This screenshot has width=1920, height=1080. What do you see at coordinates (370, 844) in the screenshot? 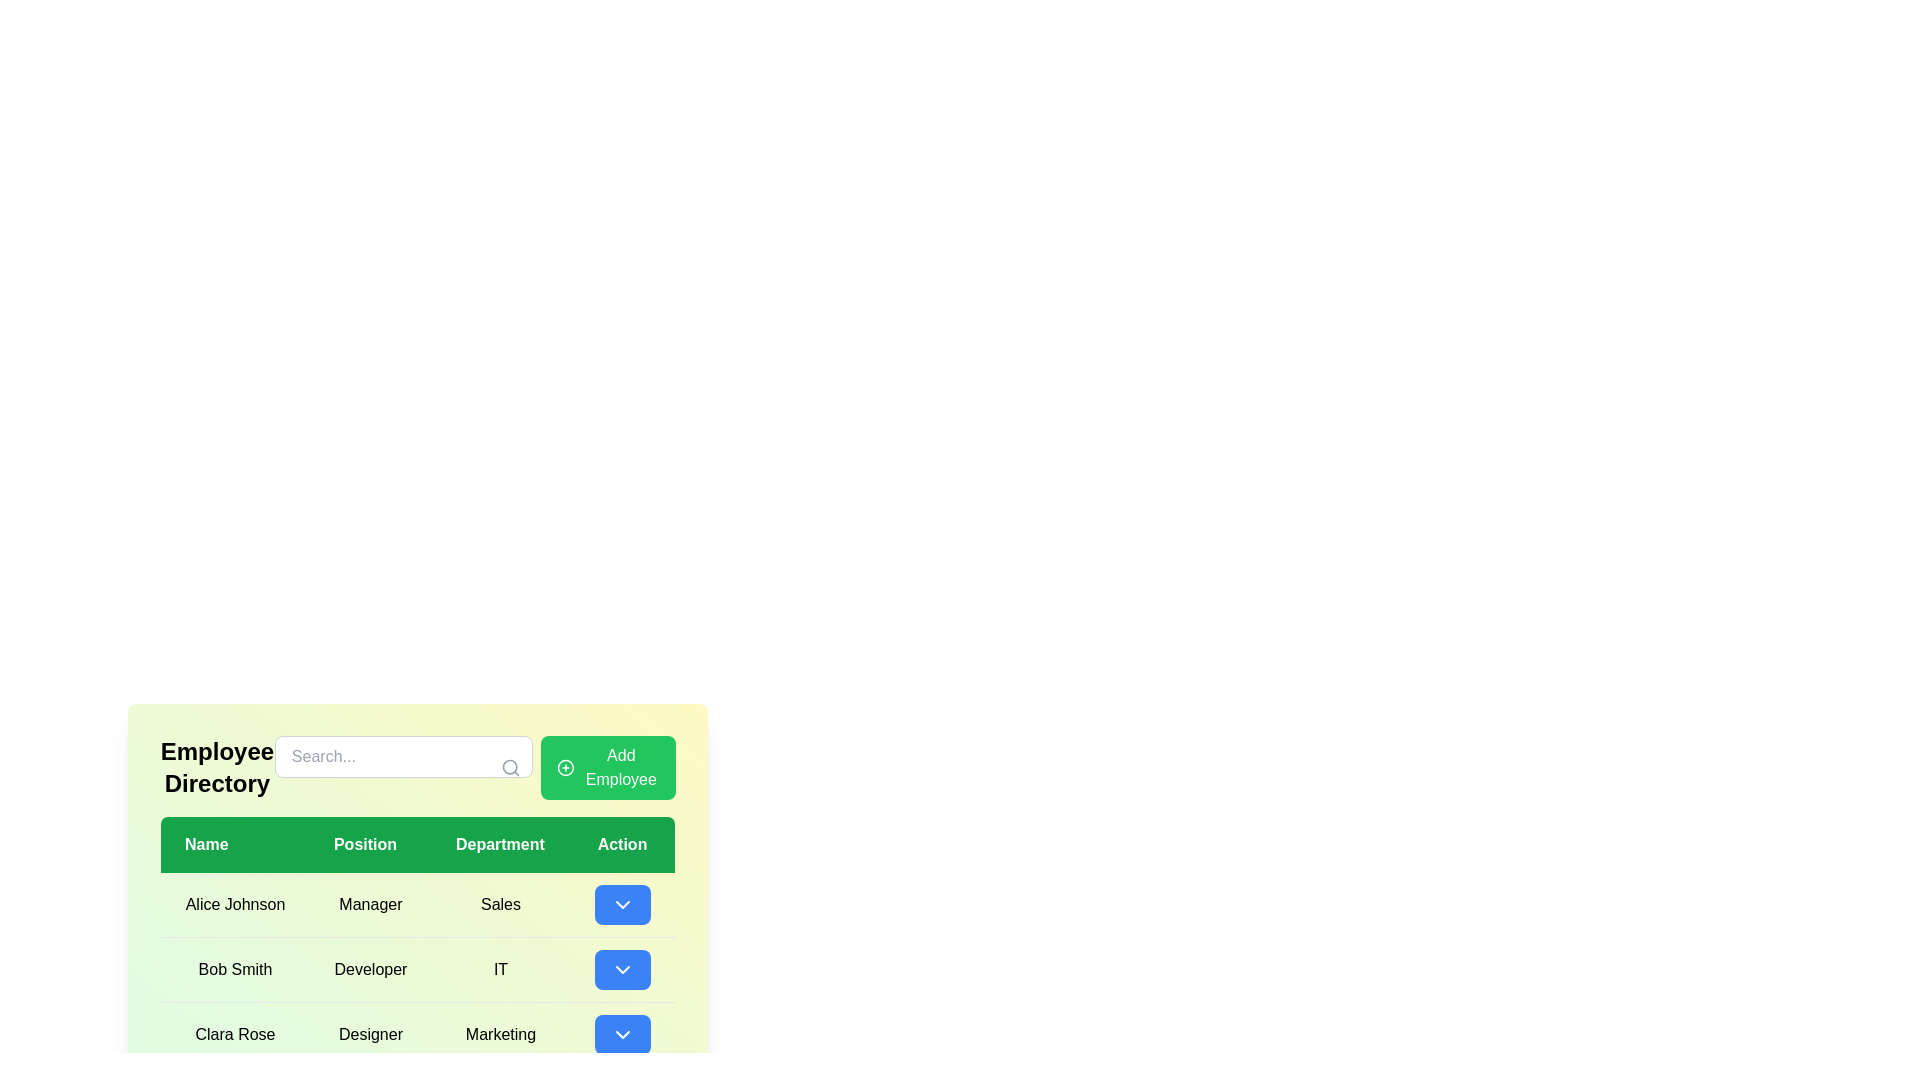
I see `the 'Position' column header label within the table, which is the second column header located between 'Name' and 'Department'` at bounding box center [370, 844].